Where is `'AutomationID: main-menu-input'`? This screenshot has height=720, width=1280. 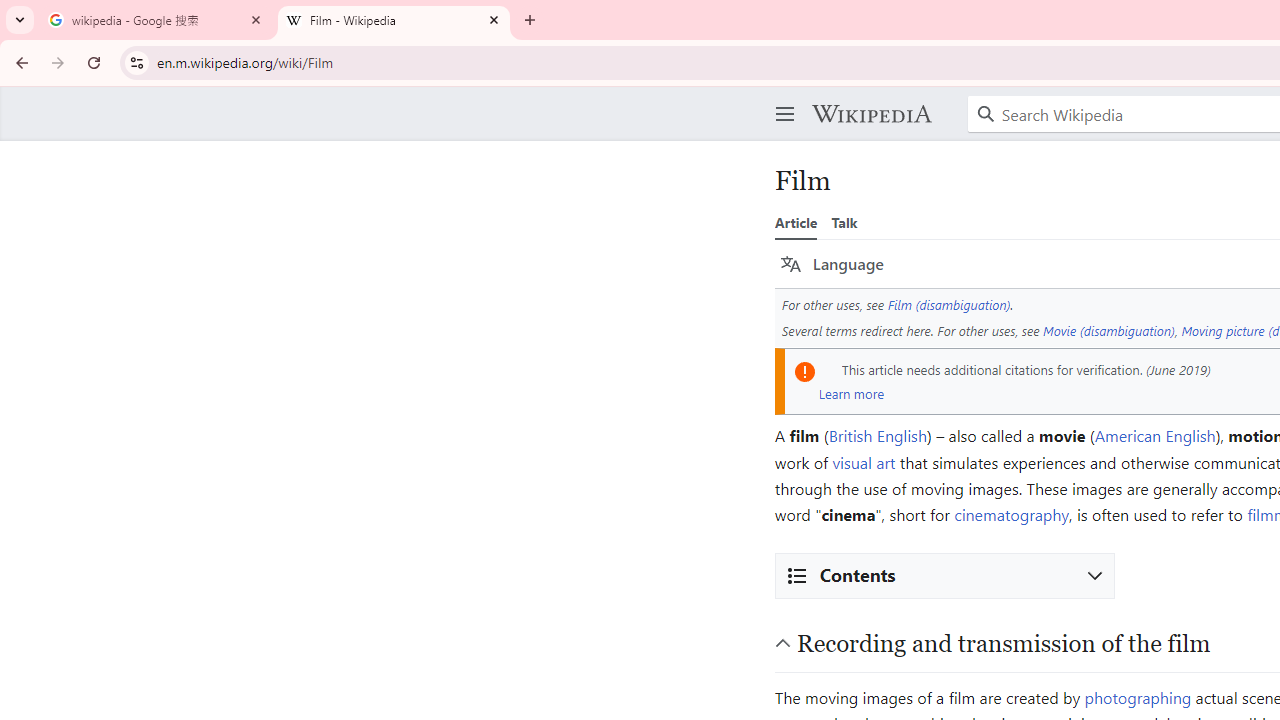
'AutomationID: main-menu-input' is located at coordinates (780, 98).